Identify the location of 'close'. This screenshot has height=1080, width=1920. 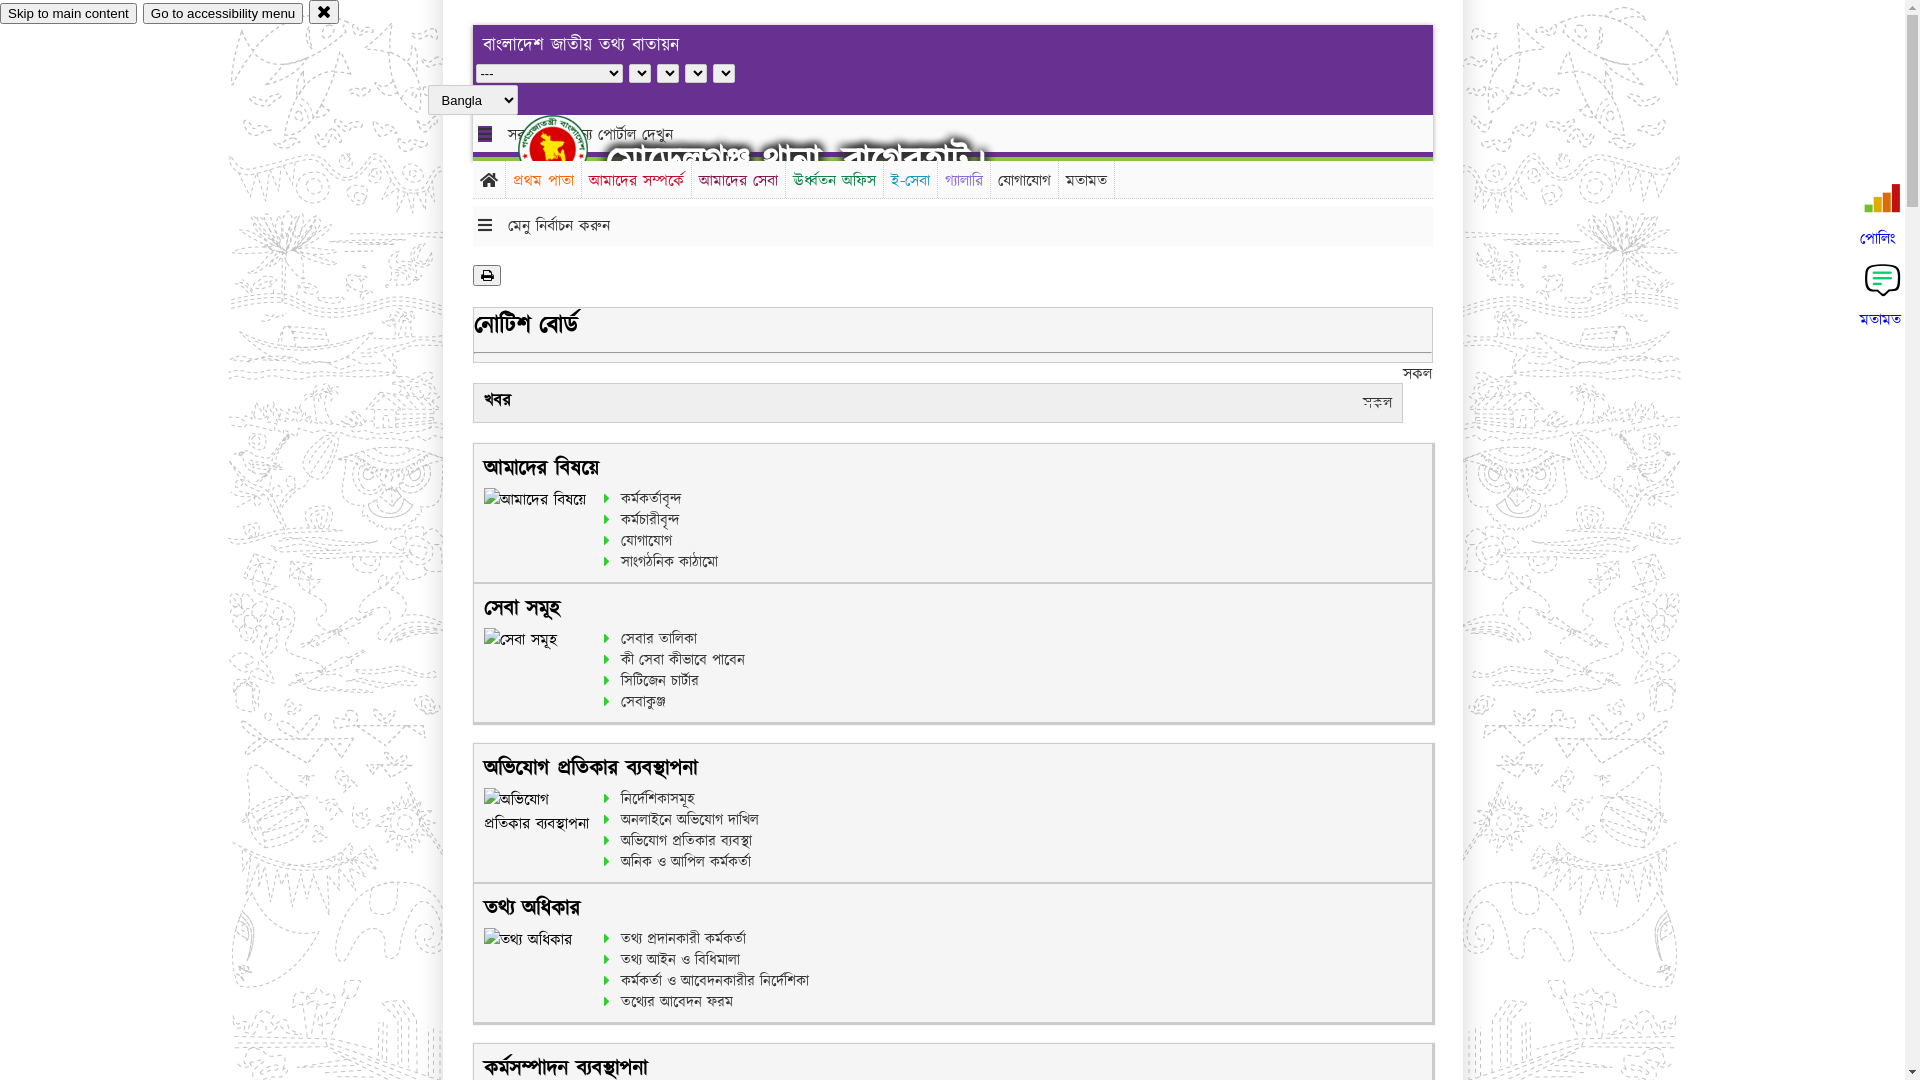
(324, 11).